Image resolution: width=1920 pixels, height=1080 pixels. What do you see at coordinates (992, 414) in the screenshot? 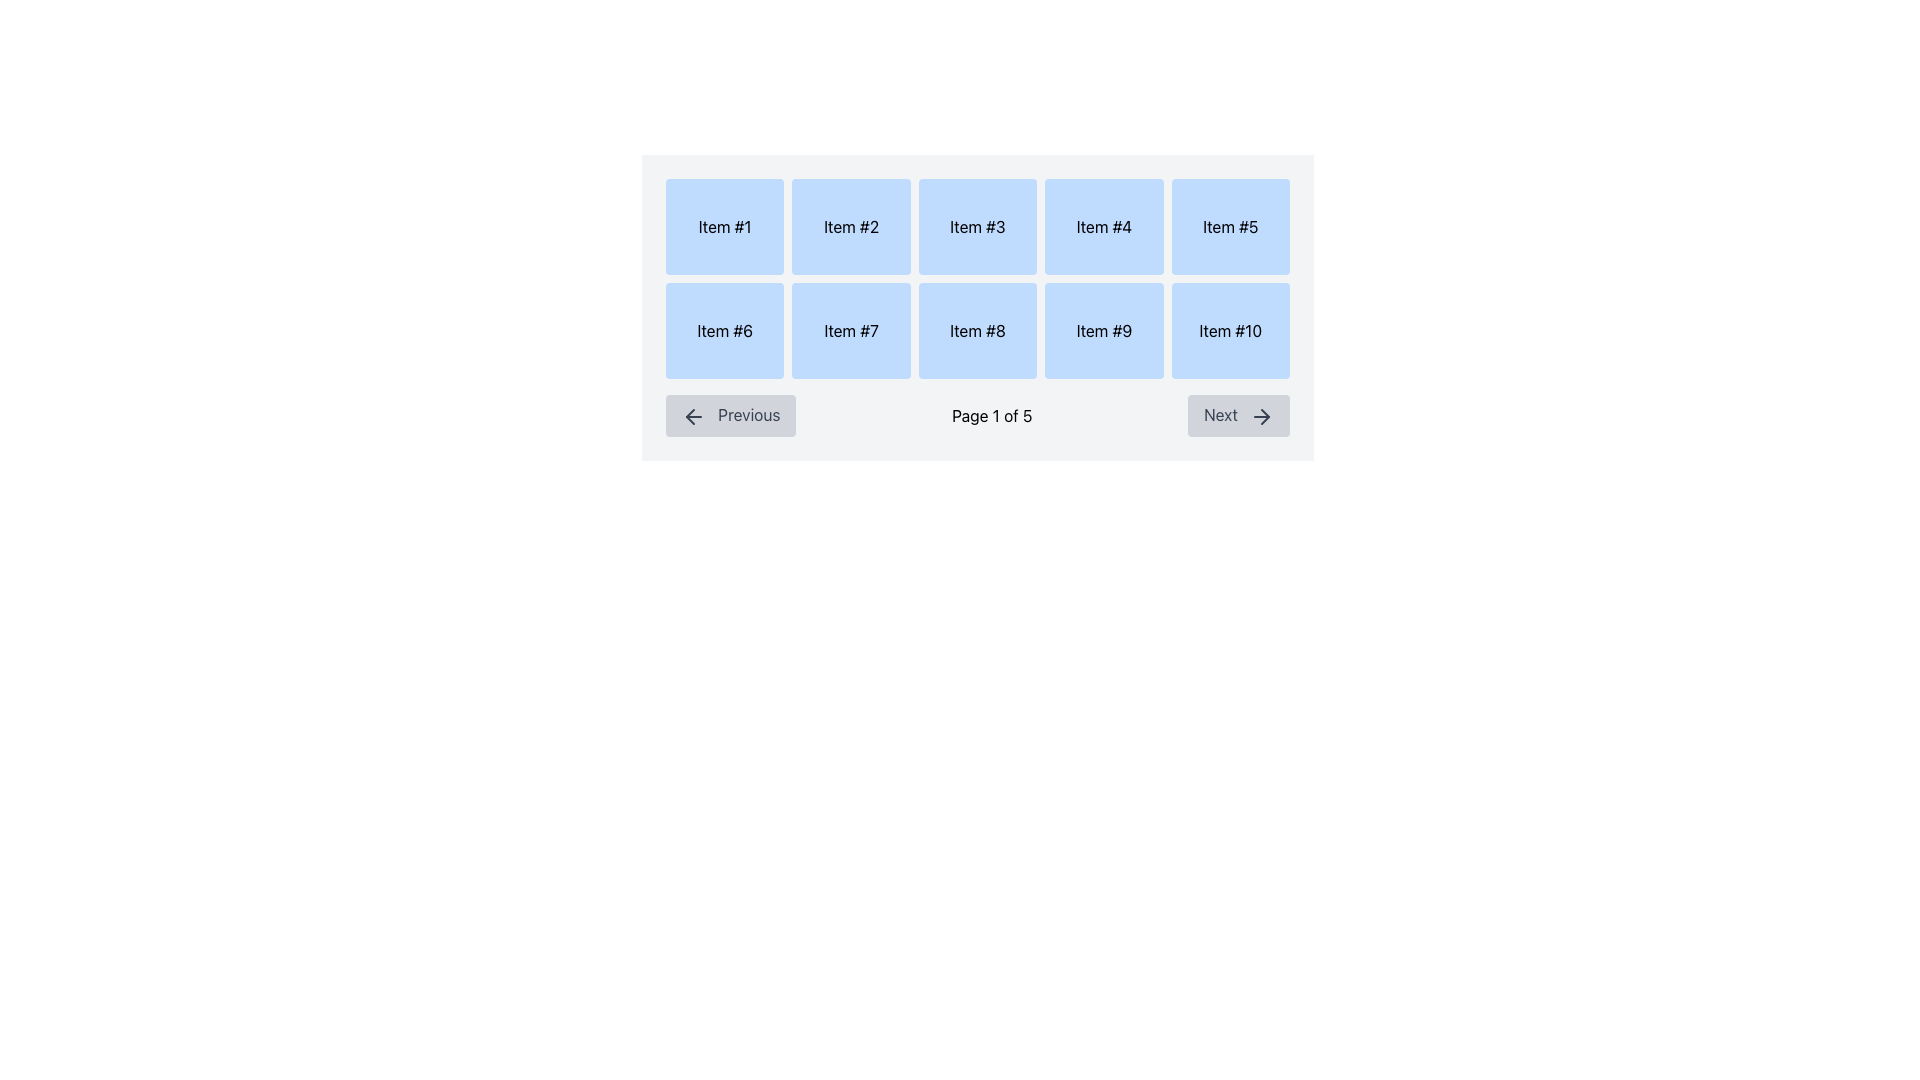
I see `the text label that indicates the current page number and total number of pages, located at the bottom center of the component, between the 'Previous' and 'Next' buttons` at bounding box center [992, 414].